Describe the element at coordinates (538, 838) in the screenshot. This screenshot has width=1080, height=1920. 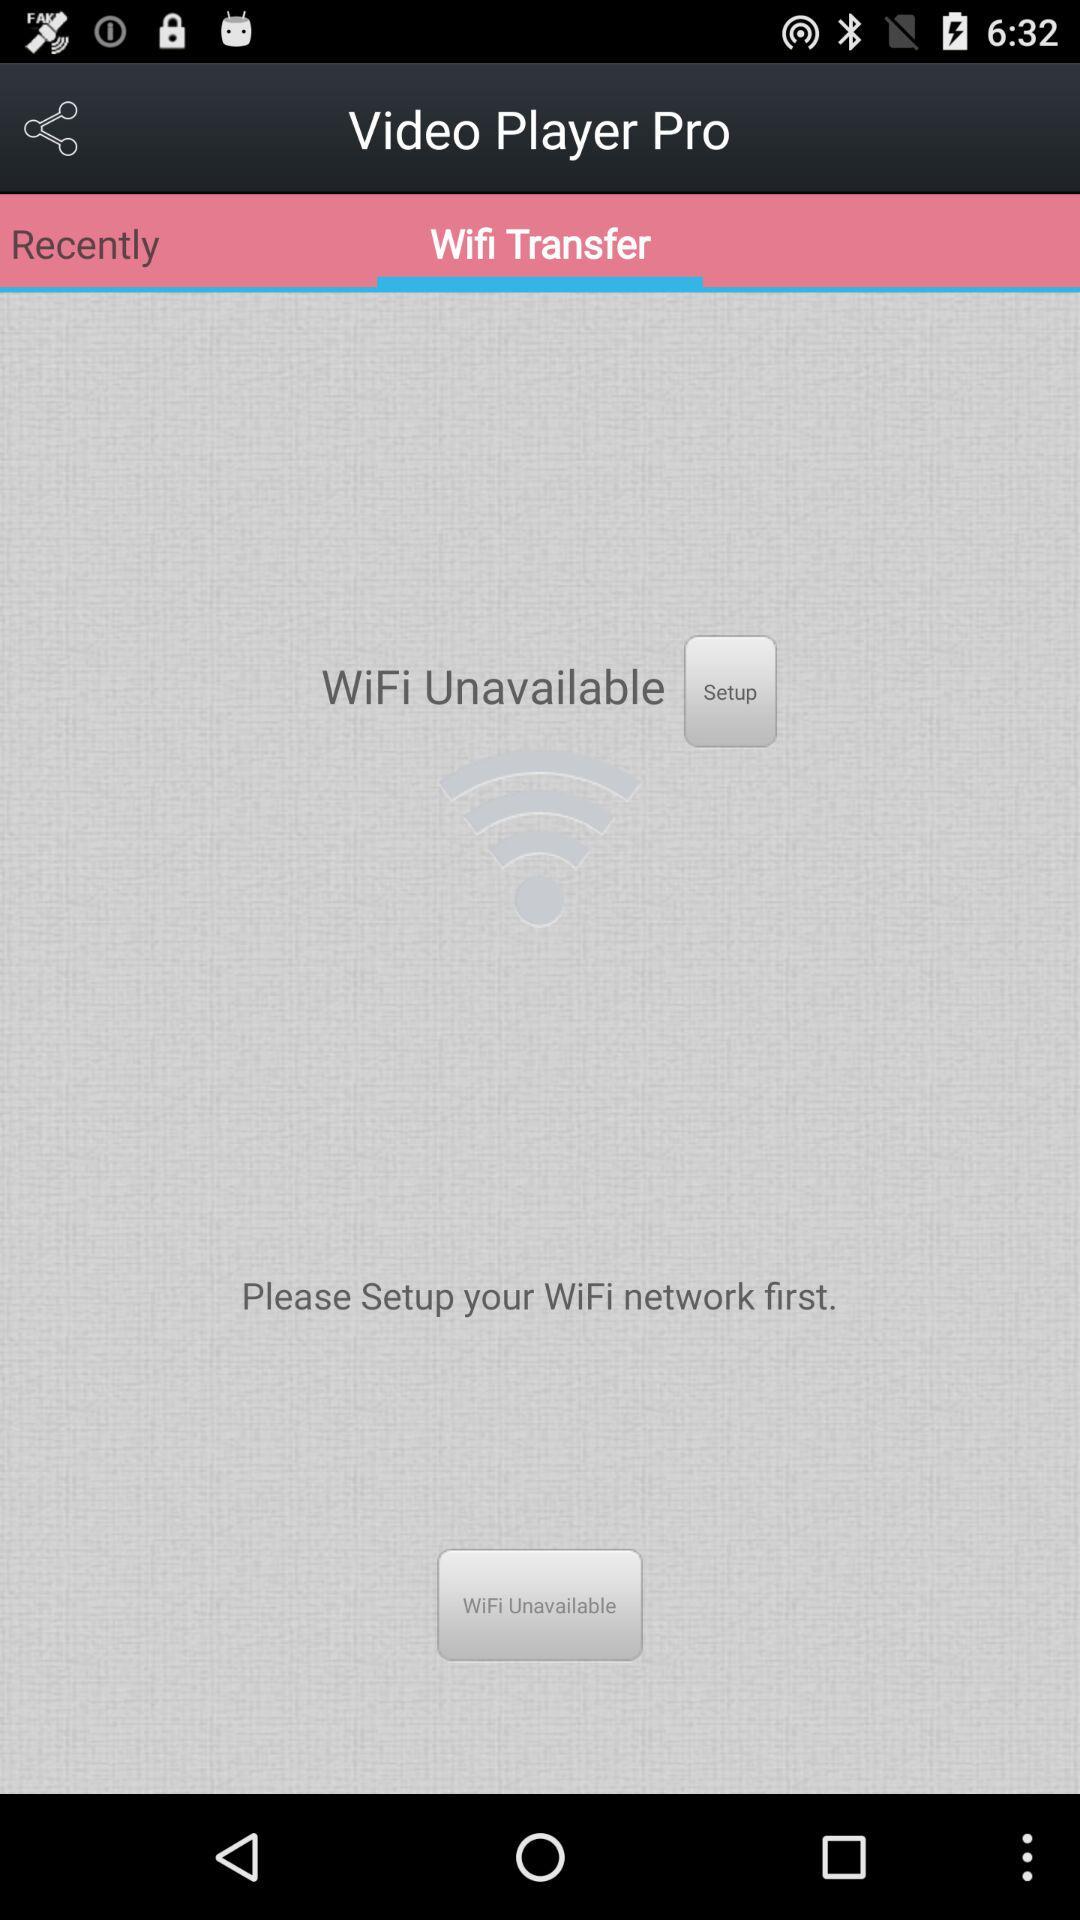
I see `the icon above please setup your app` at that location.